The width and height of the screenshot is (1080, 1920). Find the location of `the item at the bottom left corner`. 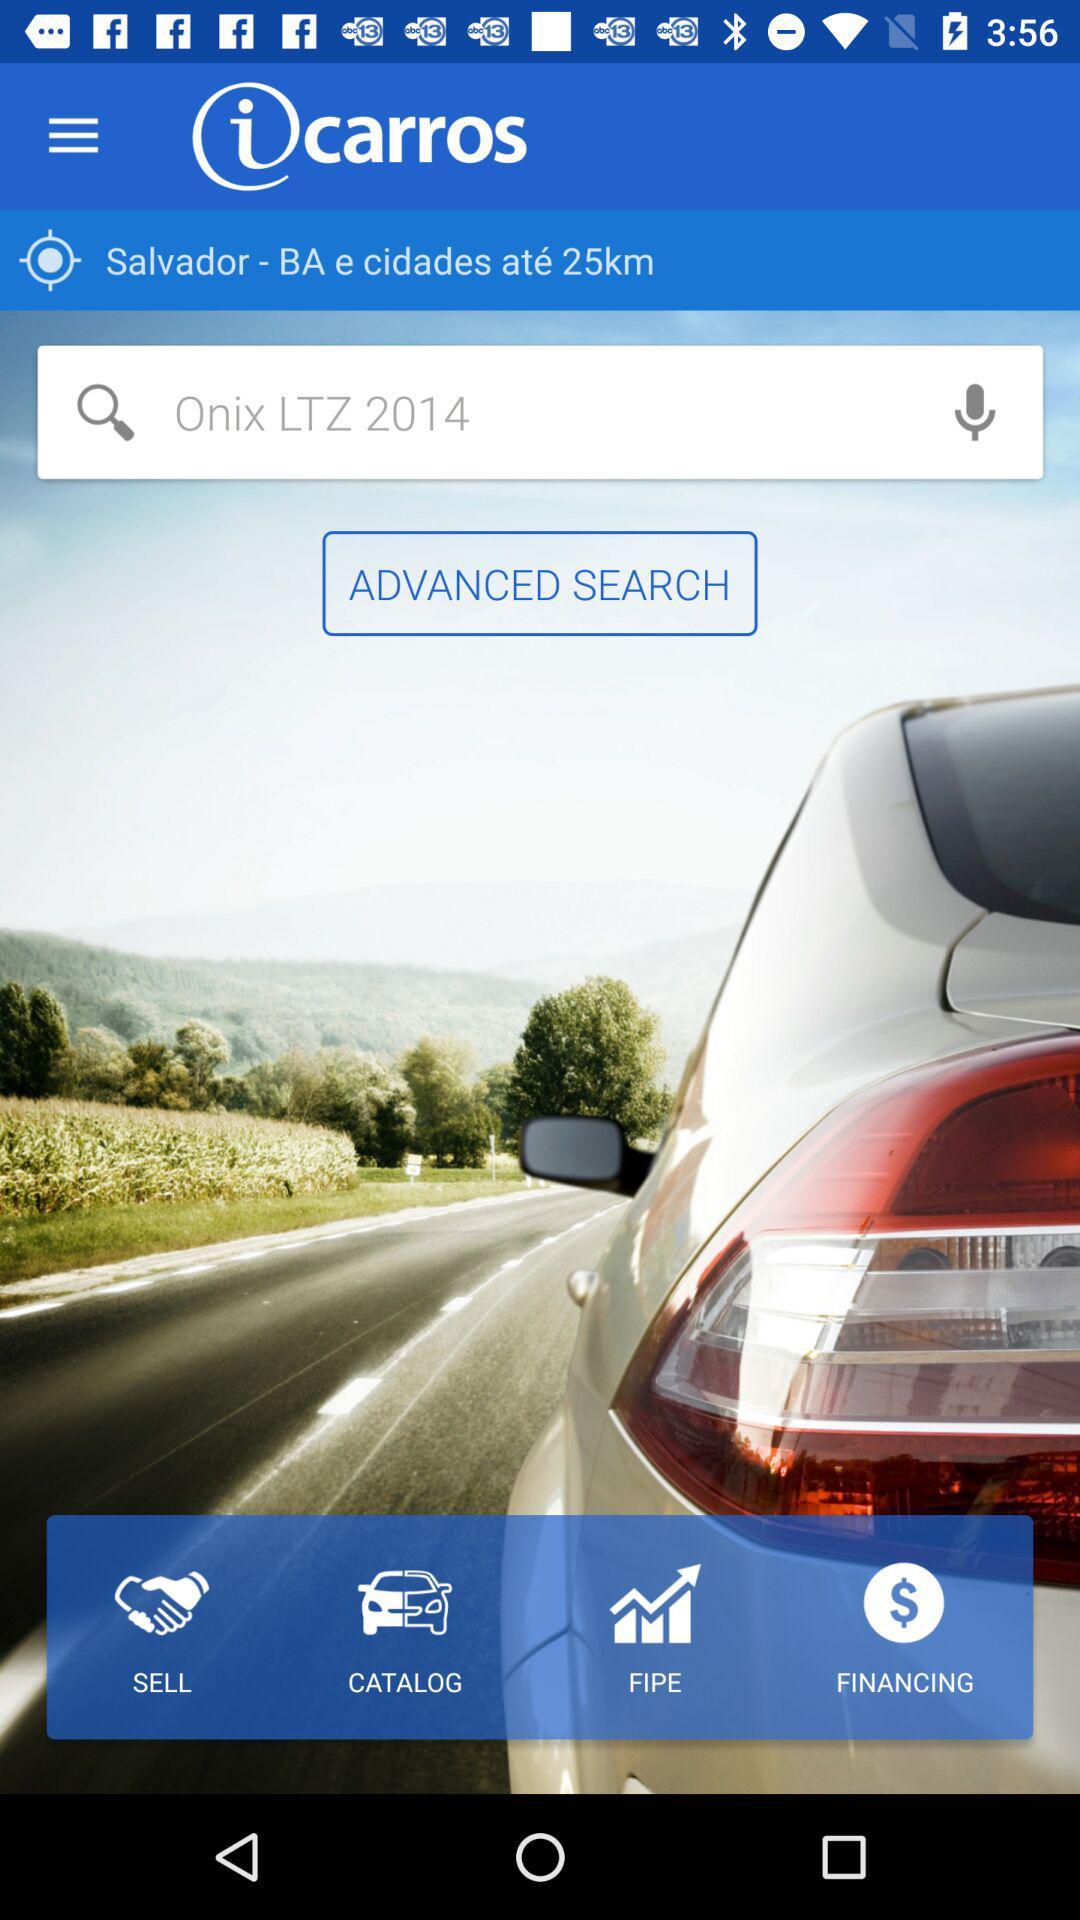

the item at the bottom left corner is located at coordinates (161, 1627).